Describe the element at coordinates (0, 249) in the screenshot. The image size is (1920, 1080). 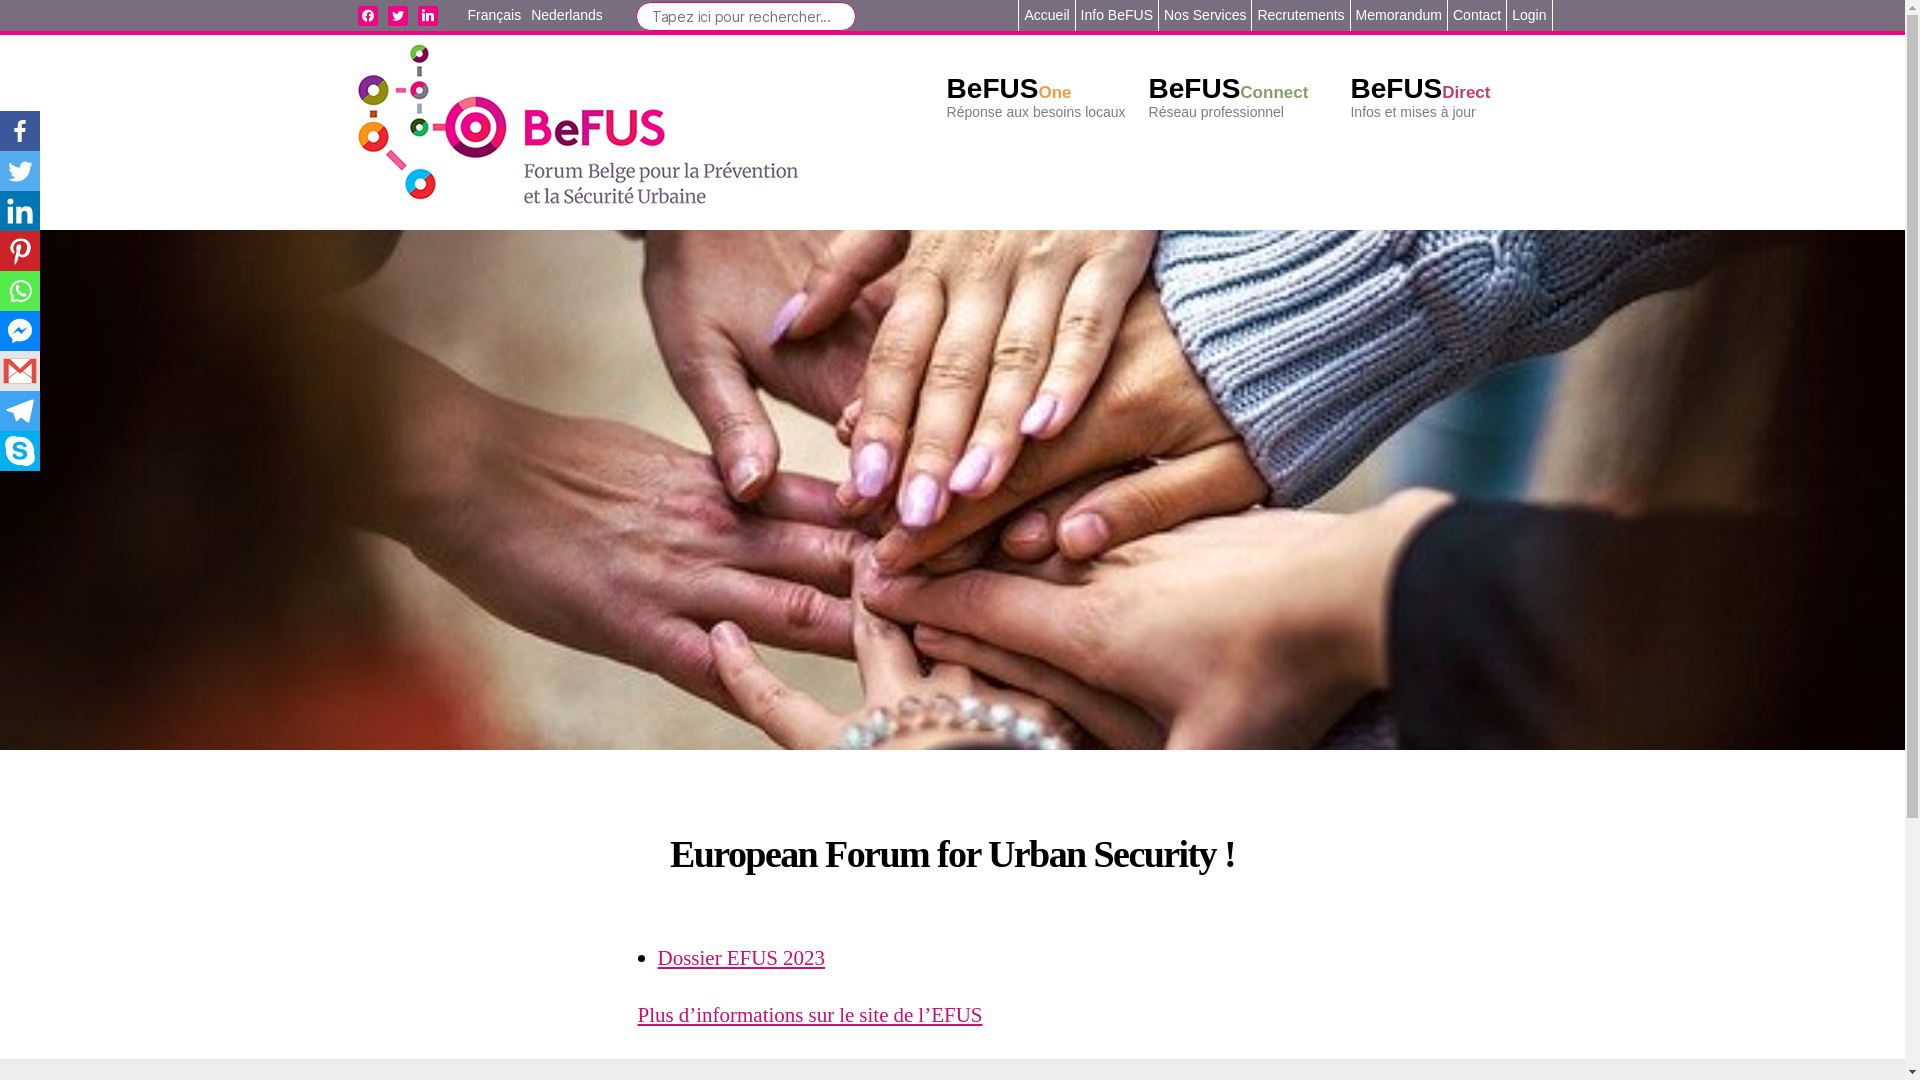
I see `'Pinterest'` at that location.